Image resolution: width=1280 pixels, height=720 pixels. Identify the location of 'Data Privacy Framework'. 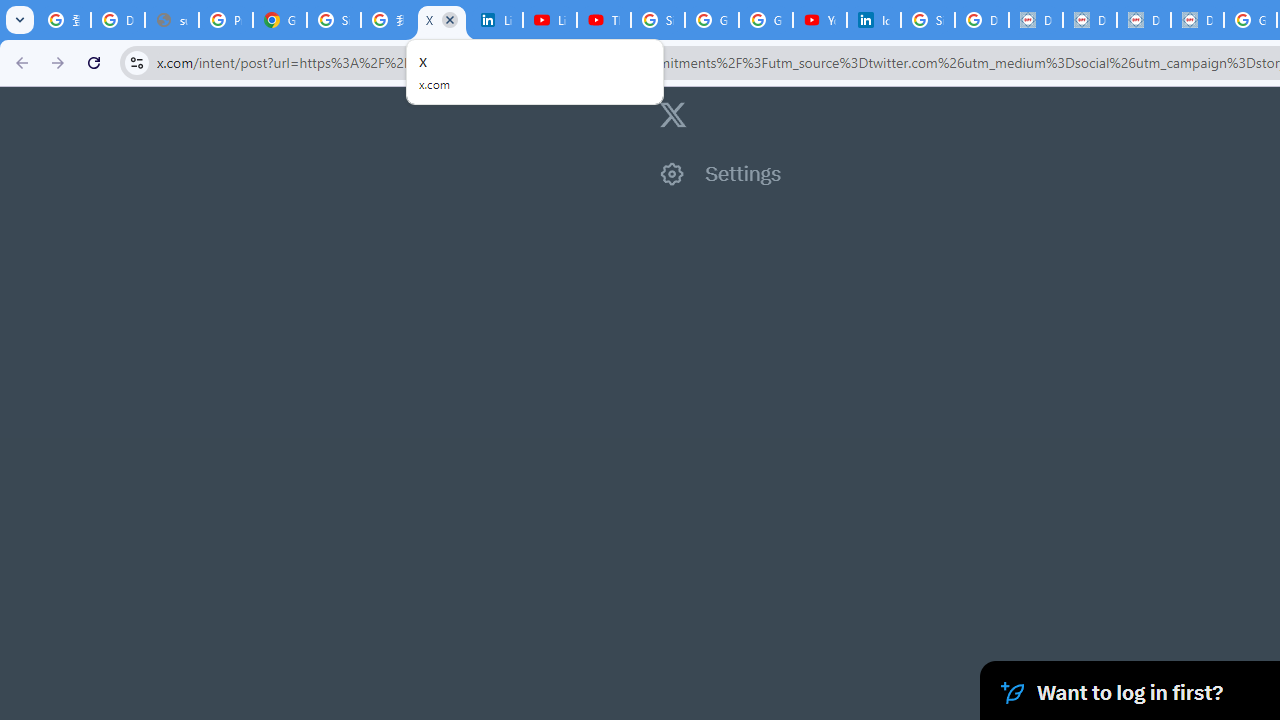
(1088, 20).